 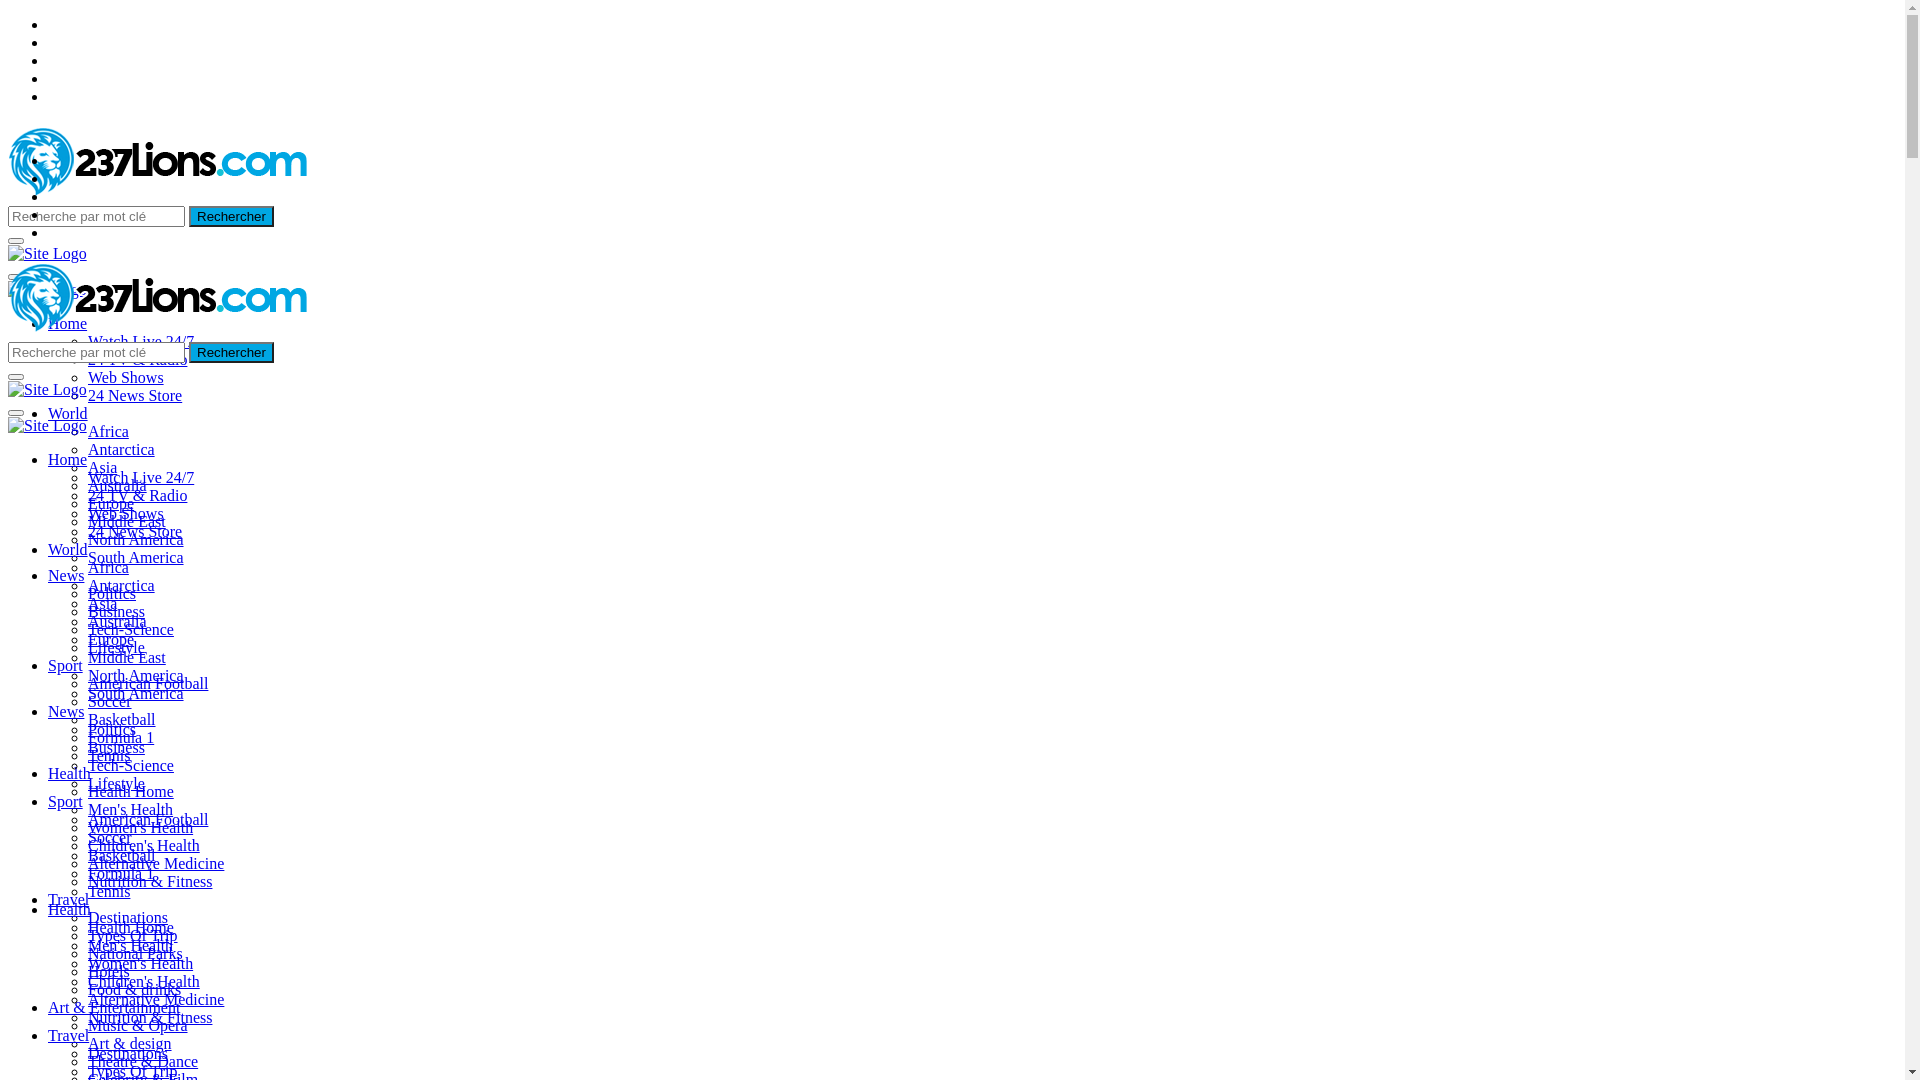 What do you see at coordinates (65, 665) in the screenshot?
I see `'Sport'` at bounding box center [65, 665].